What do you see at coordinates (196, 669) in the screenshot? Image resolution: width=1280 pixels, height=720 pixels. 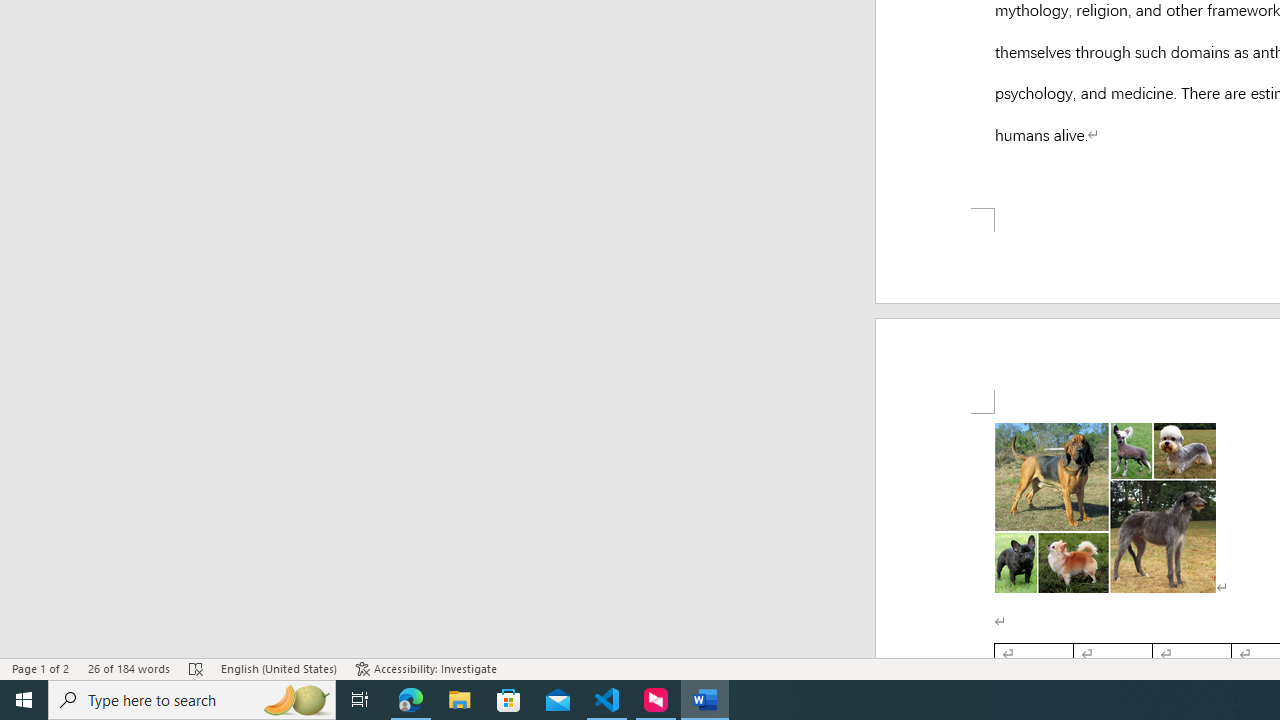 I see `'Spelling and Grammar Check Errors'` at bounding box center [196, 669].